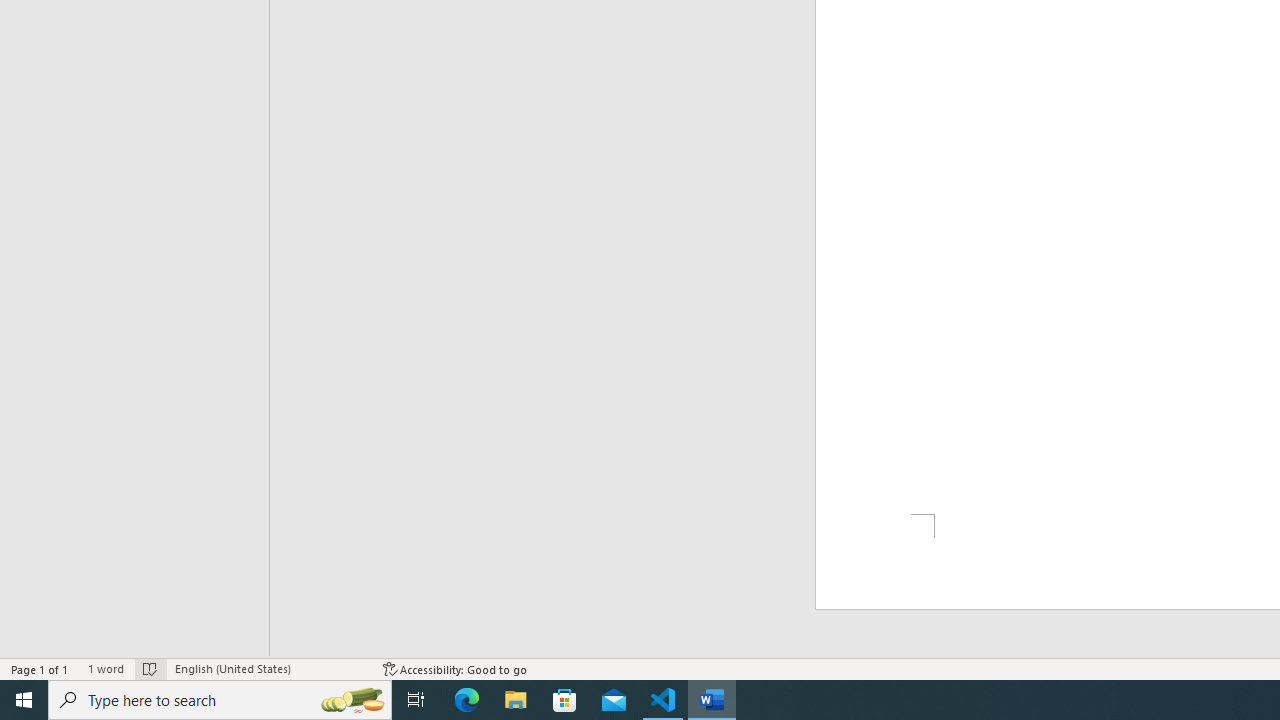  Describe the element at coordinates (40, 669) in the screenshot. I see `'Page Number Page 1 of 1'` at that location.